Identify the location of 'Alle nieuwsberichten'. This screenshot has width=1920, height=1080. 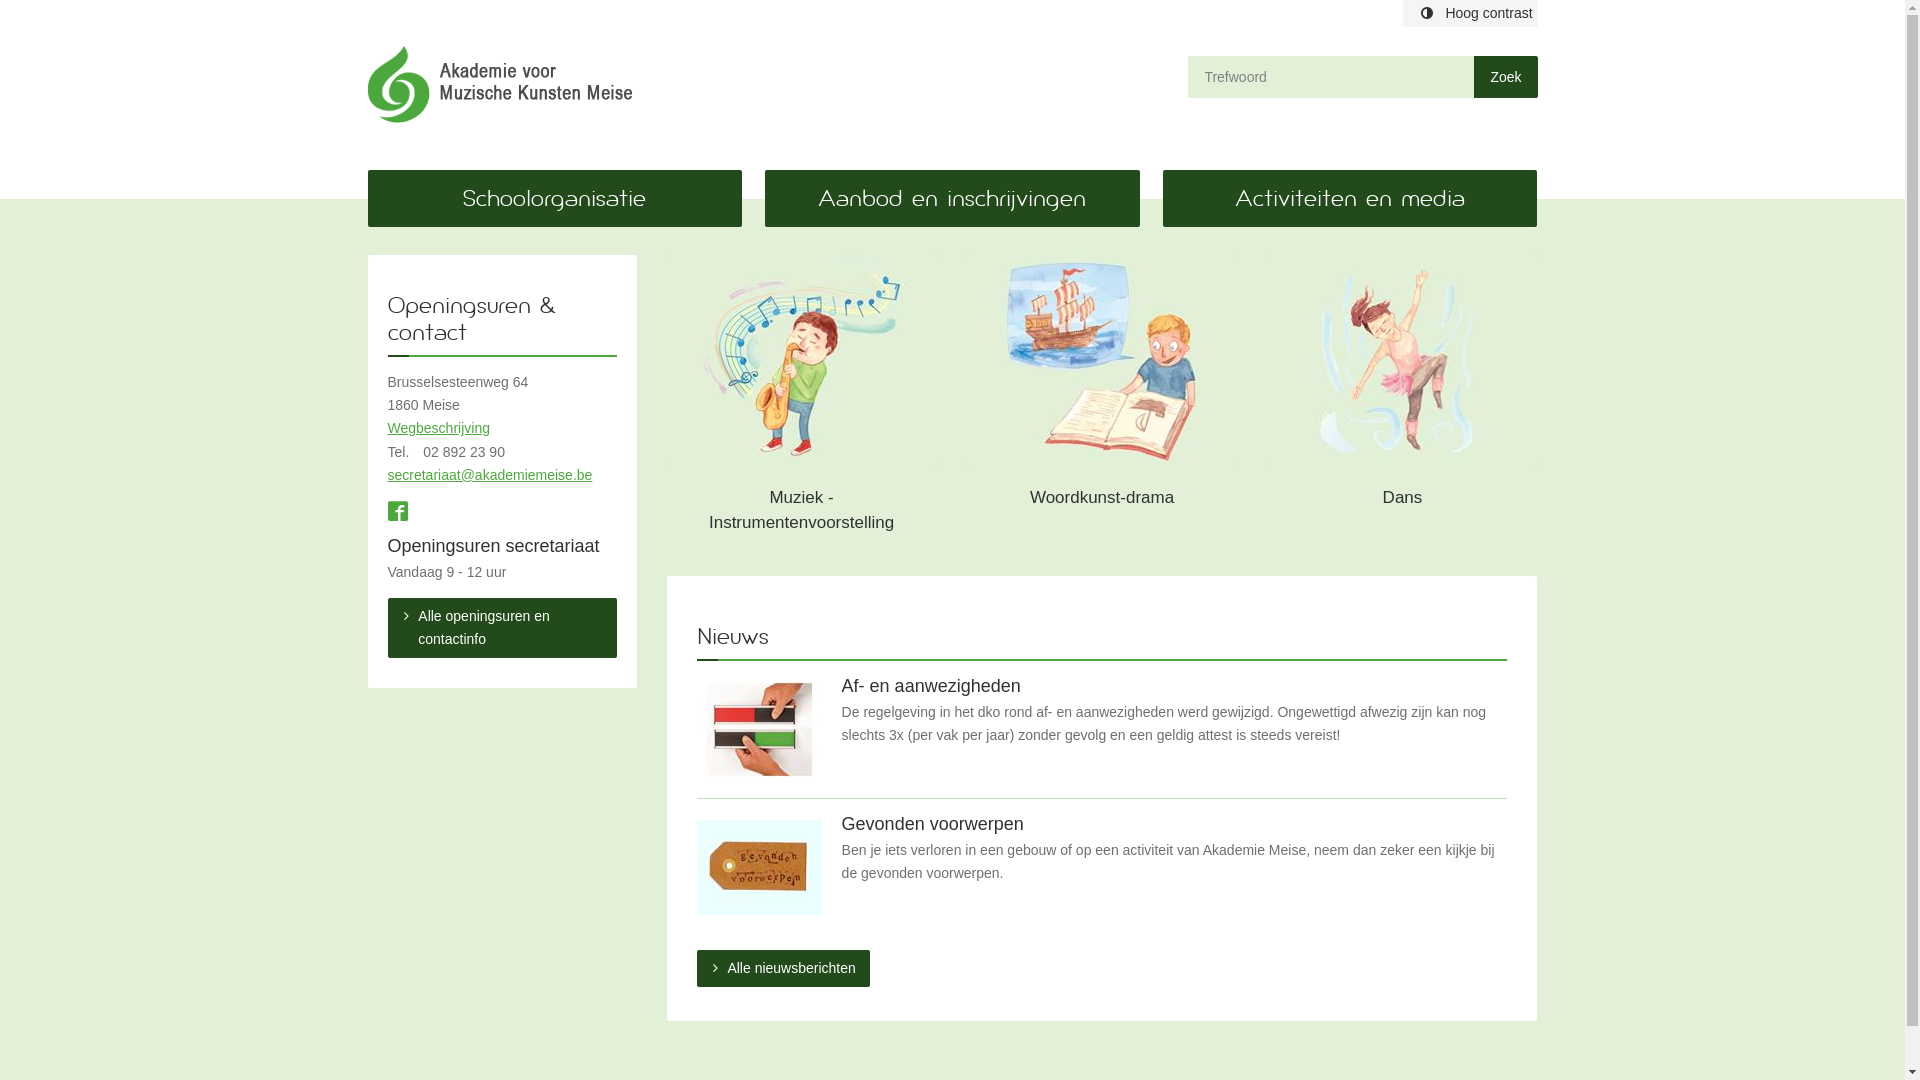
(696, 967).